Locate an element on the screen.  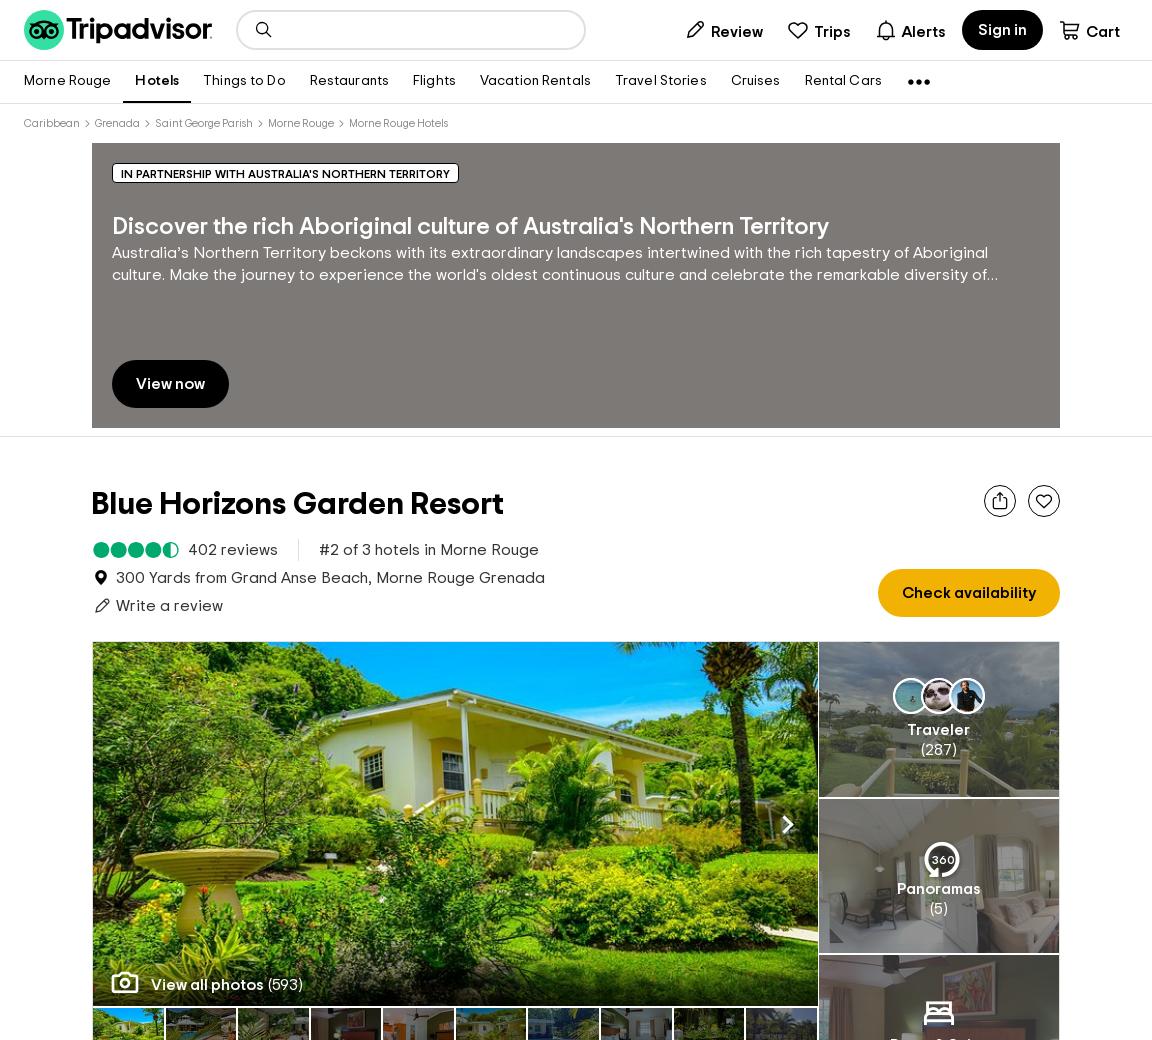
'Cruises' is located at coordinates (755, 80).